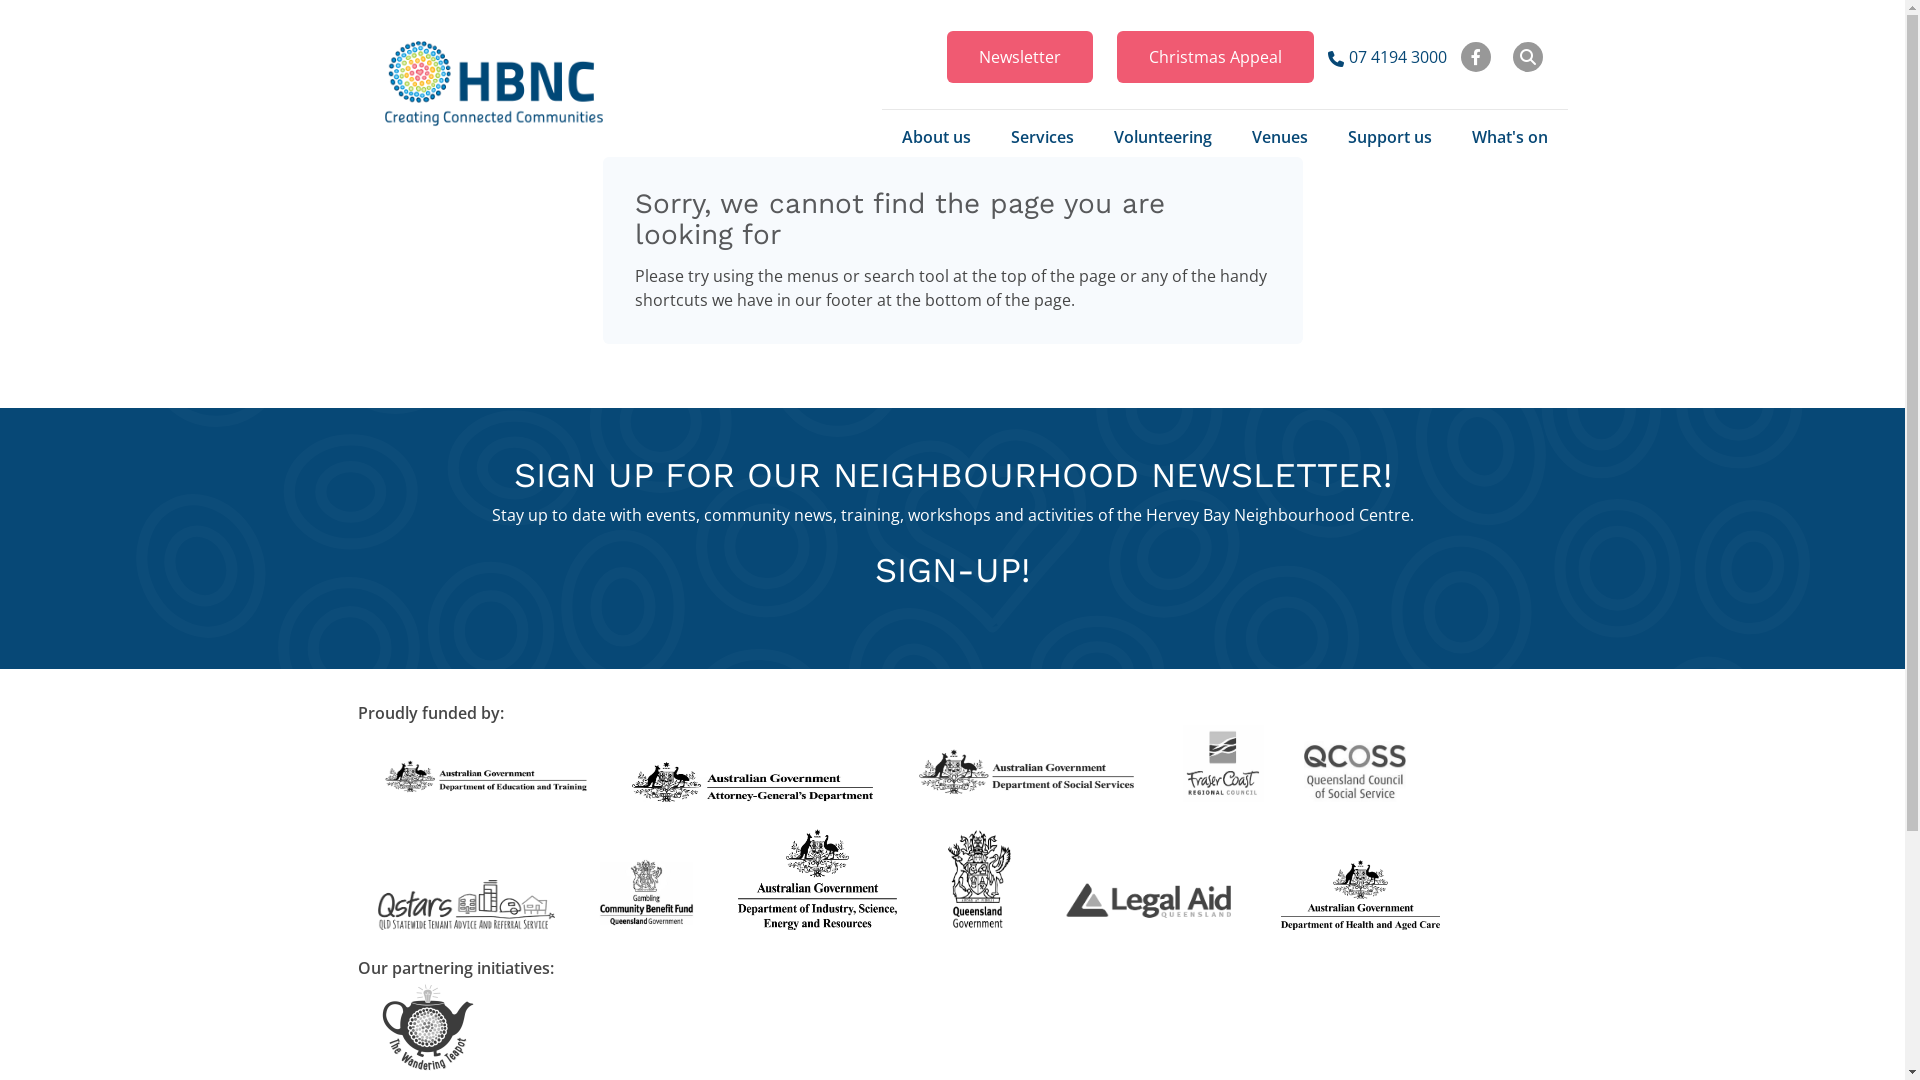  I want to click on 'HBNC', so click(494, 82).